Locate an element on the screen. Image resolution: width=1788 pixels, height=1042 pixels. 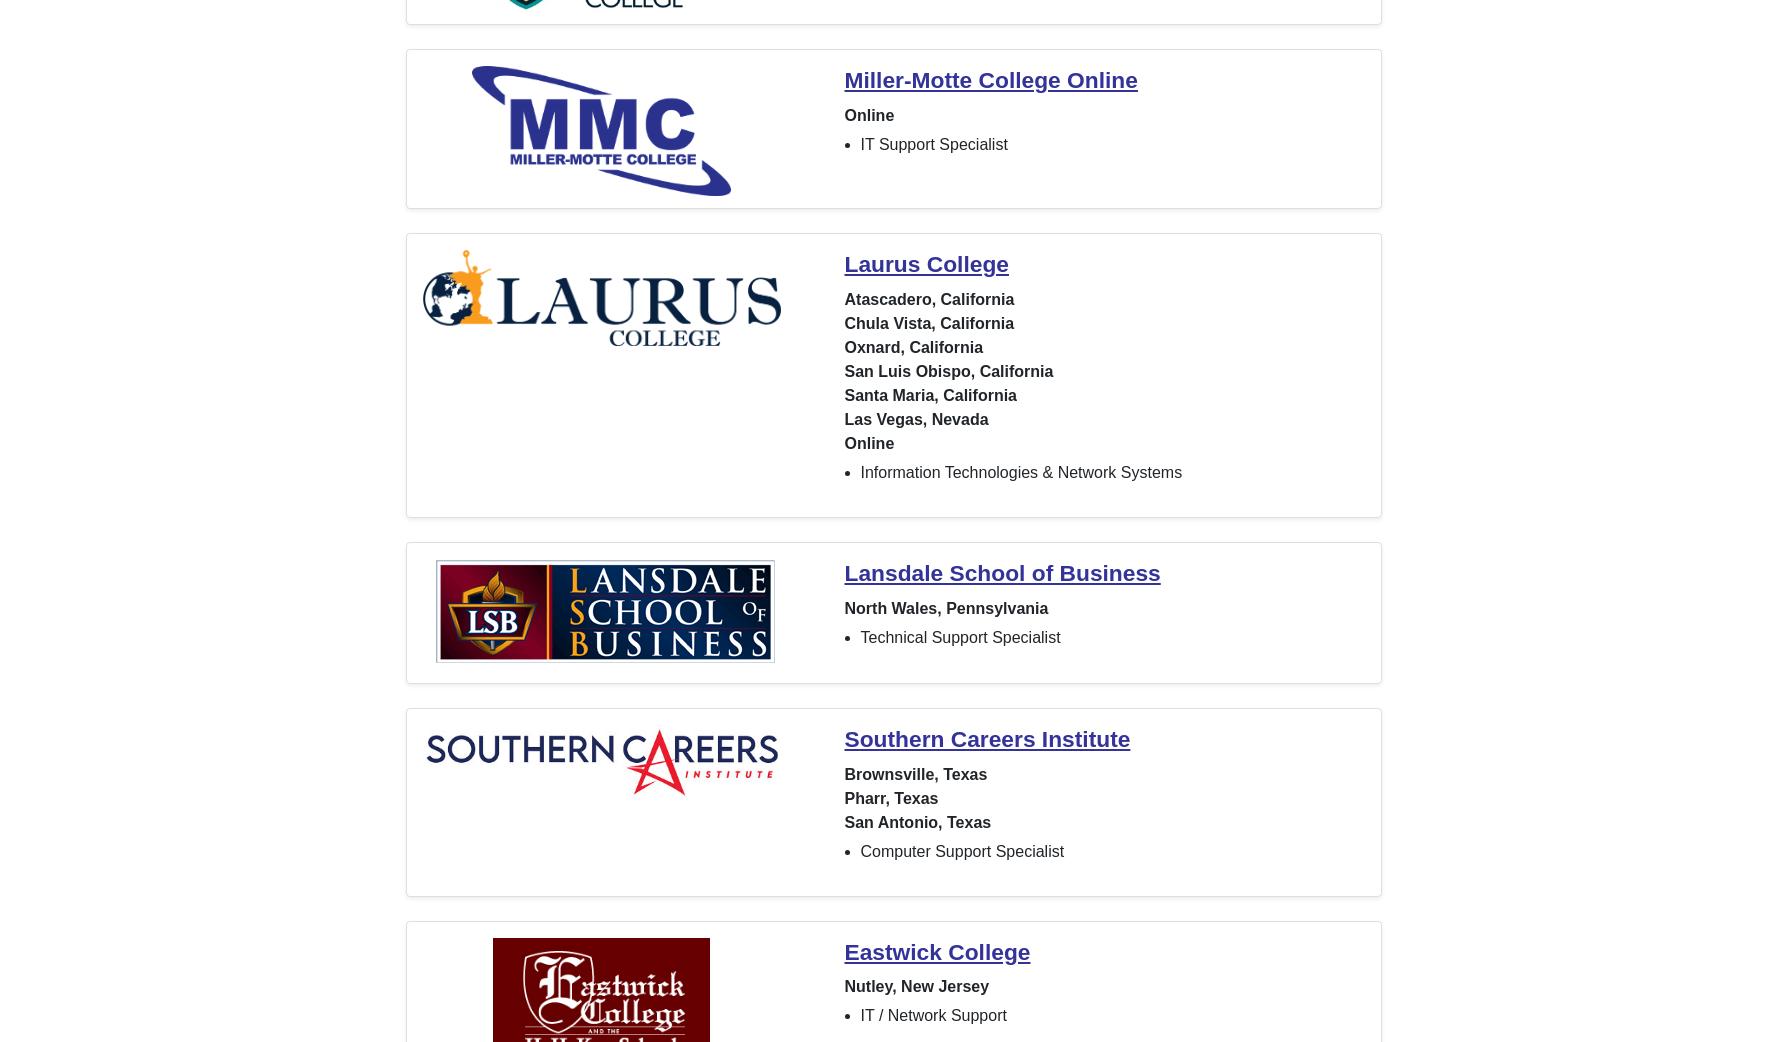
'Las Vegas, Nevada' is located at coordinates (915, 417).